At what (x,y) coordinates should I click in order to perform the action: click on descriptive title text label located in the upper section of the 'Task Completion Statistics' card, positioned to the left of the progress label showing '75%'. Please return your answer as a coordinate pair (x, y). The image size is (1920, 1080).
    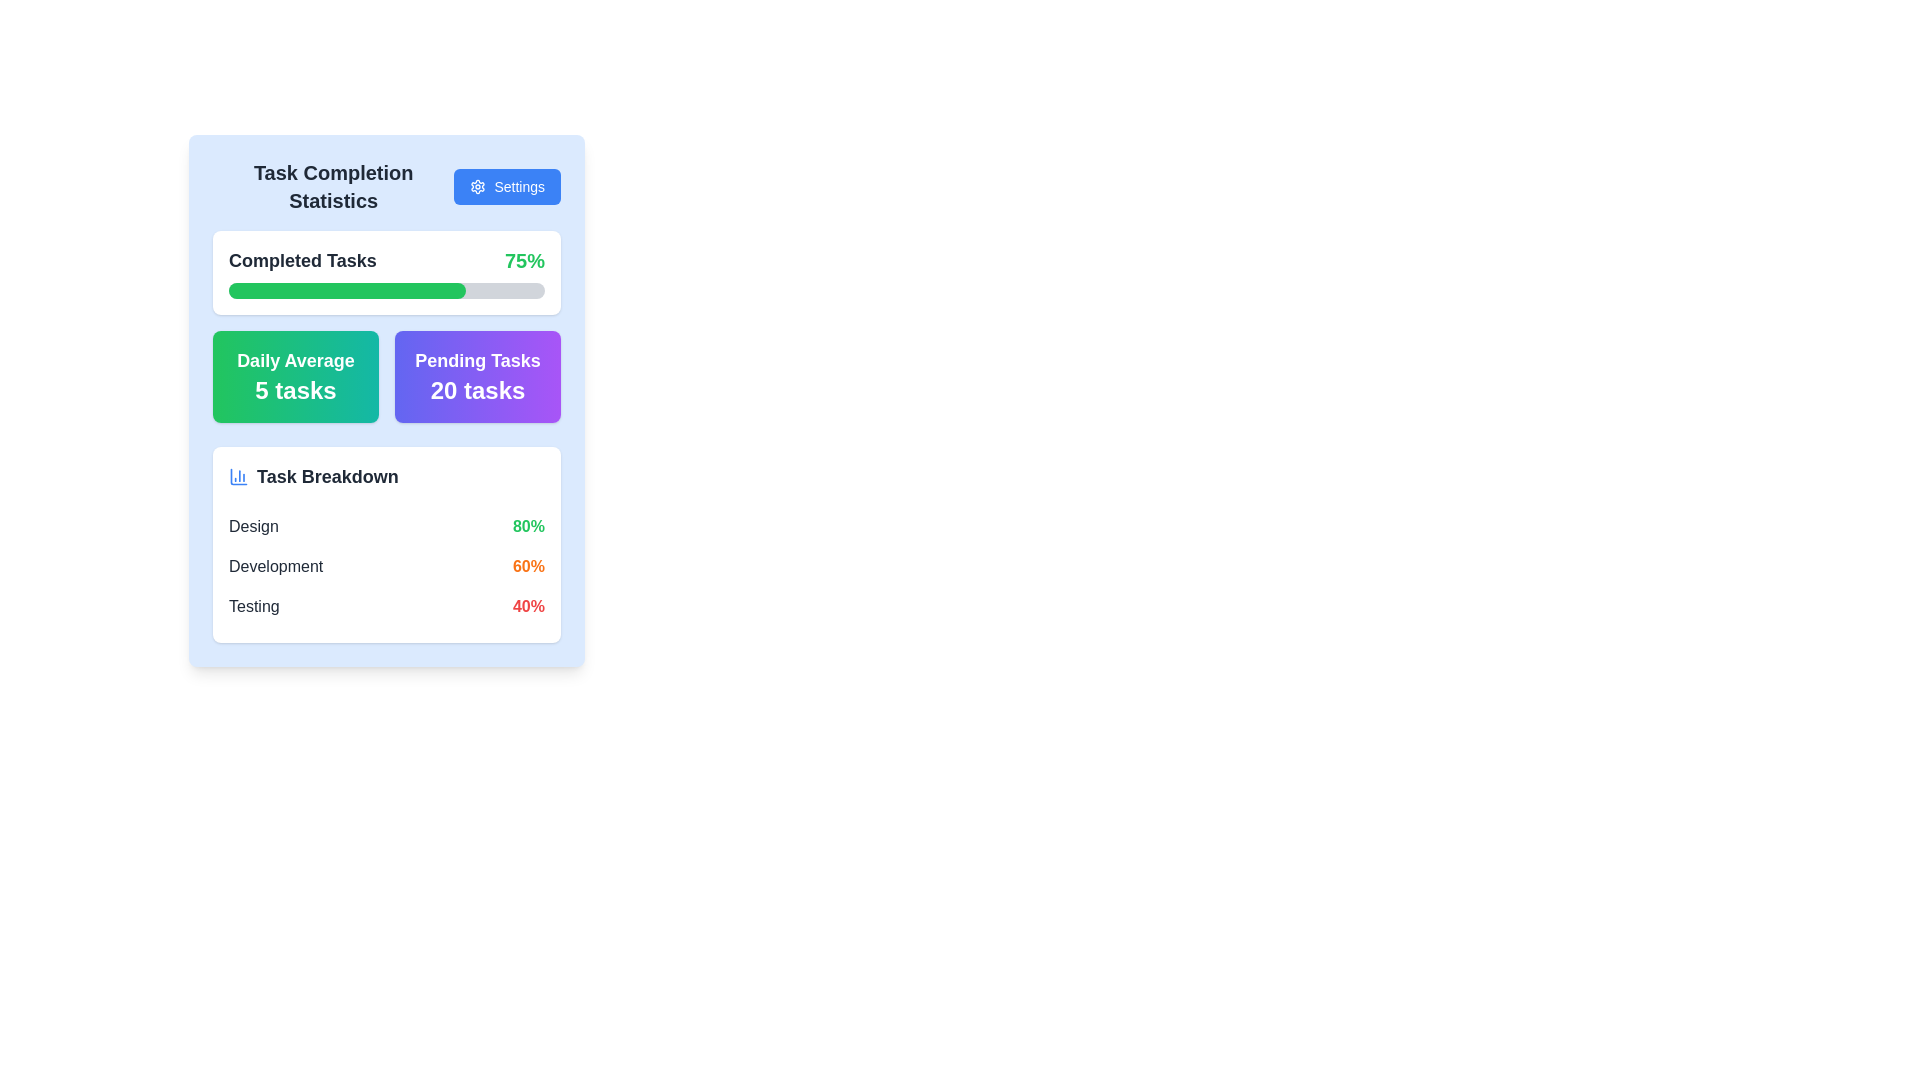
    Looking at the image, I should click on (301, 260).